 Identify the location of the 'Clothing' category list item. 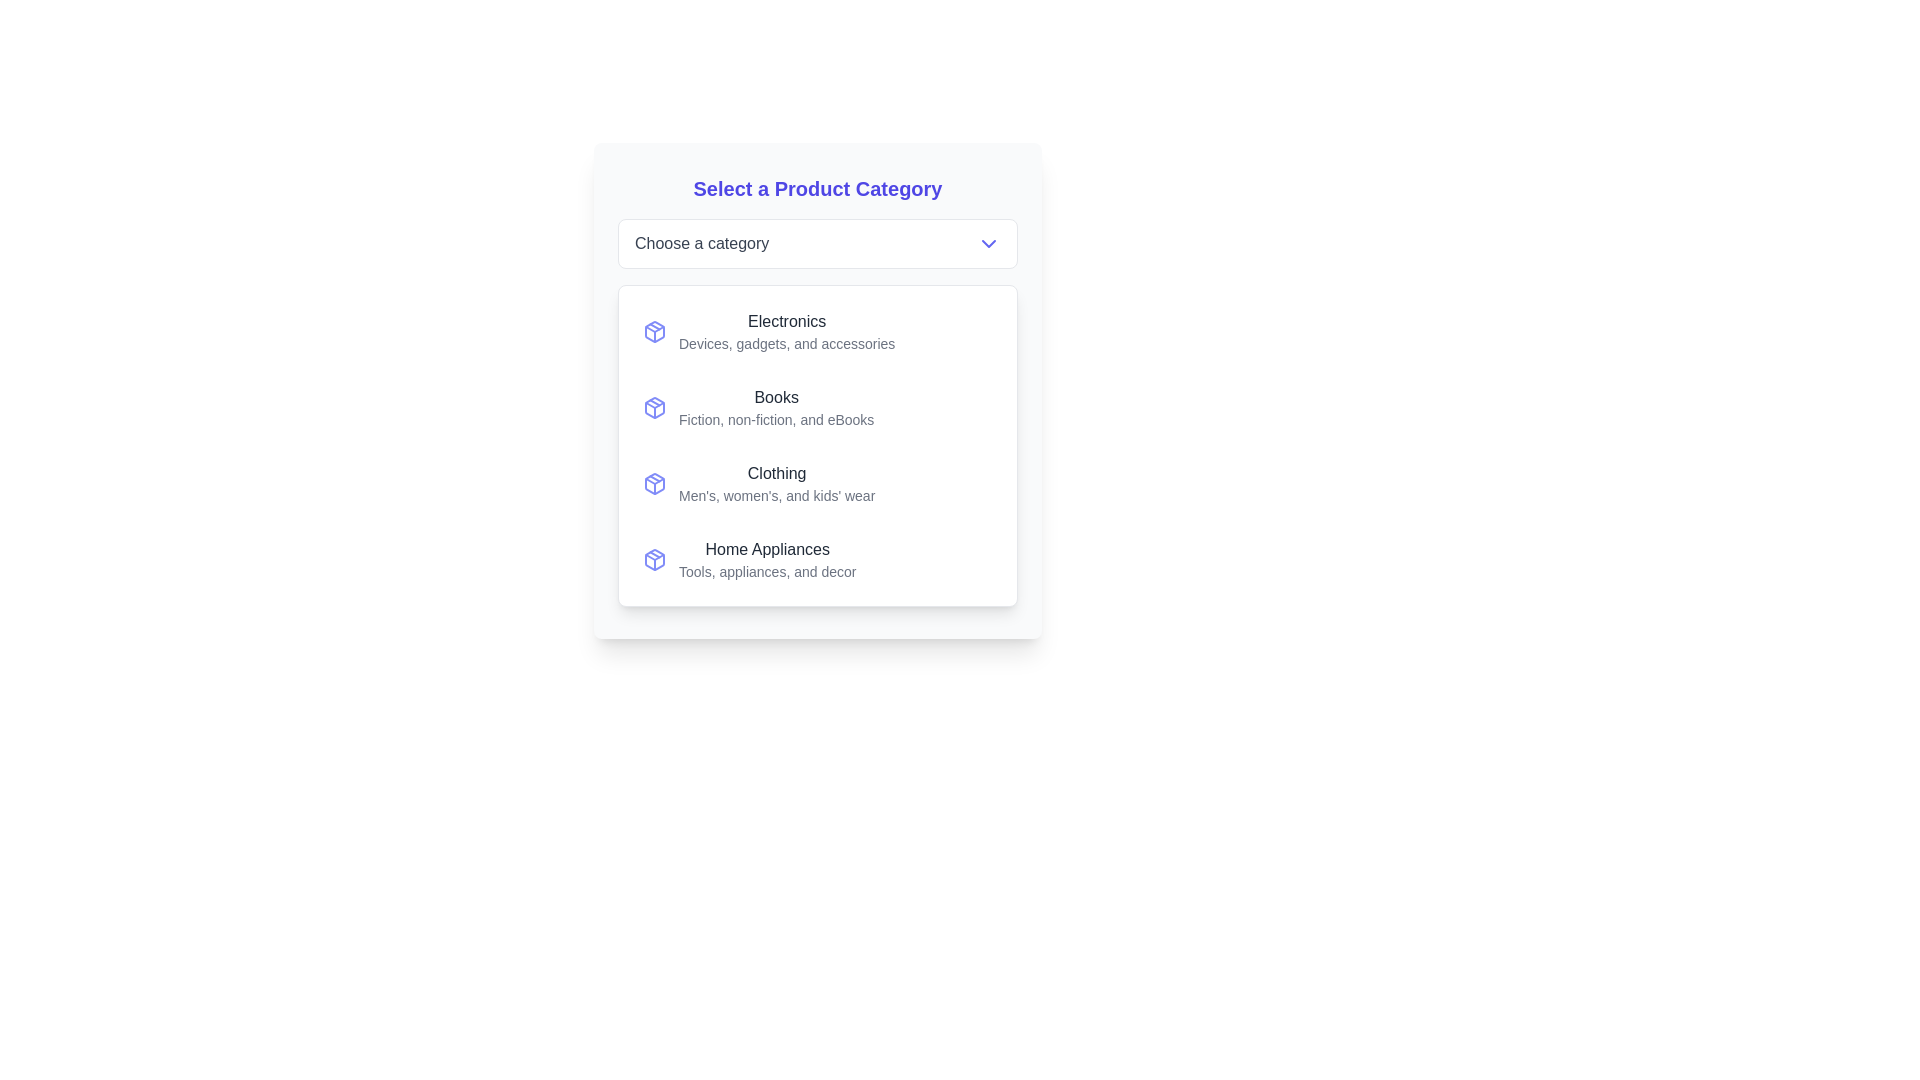
(654, 483).